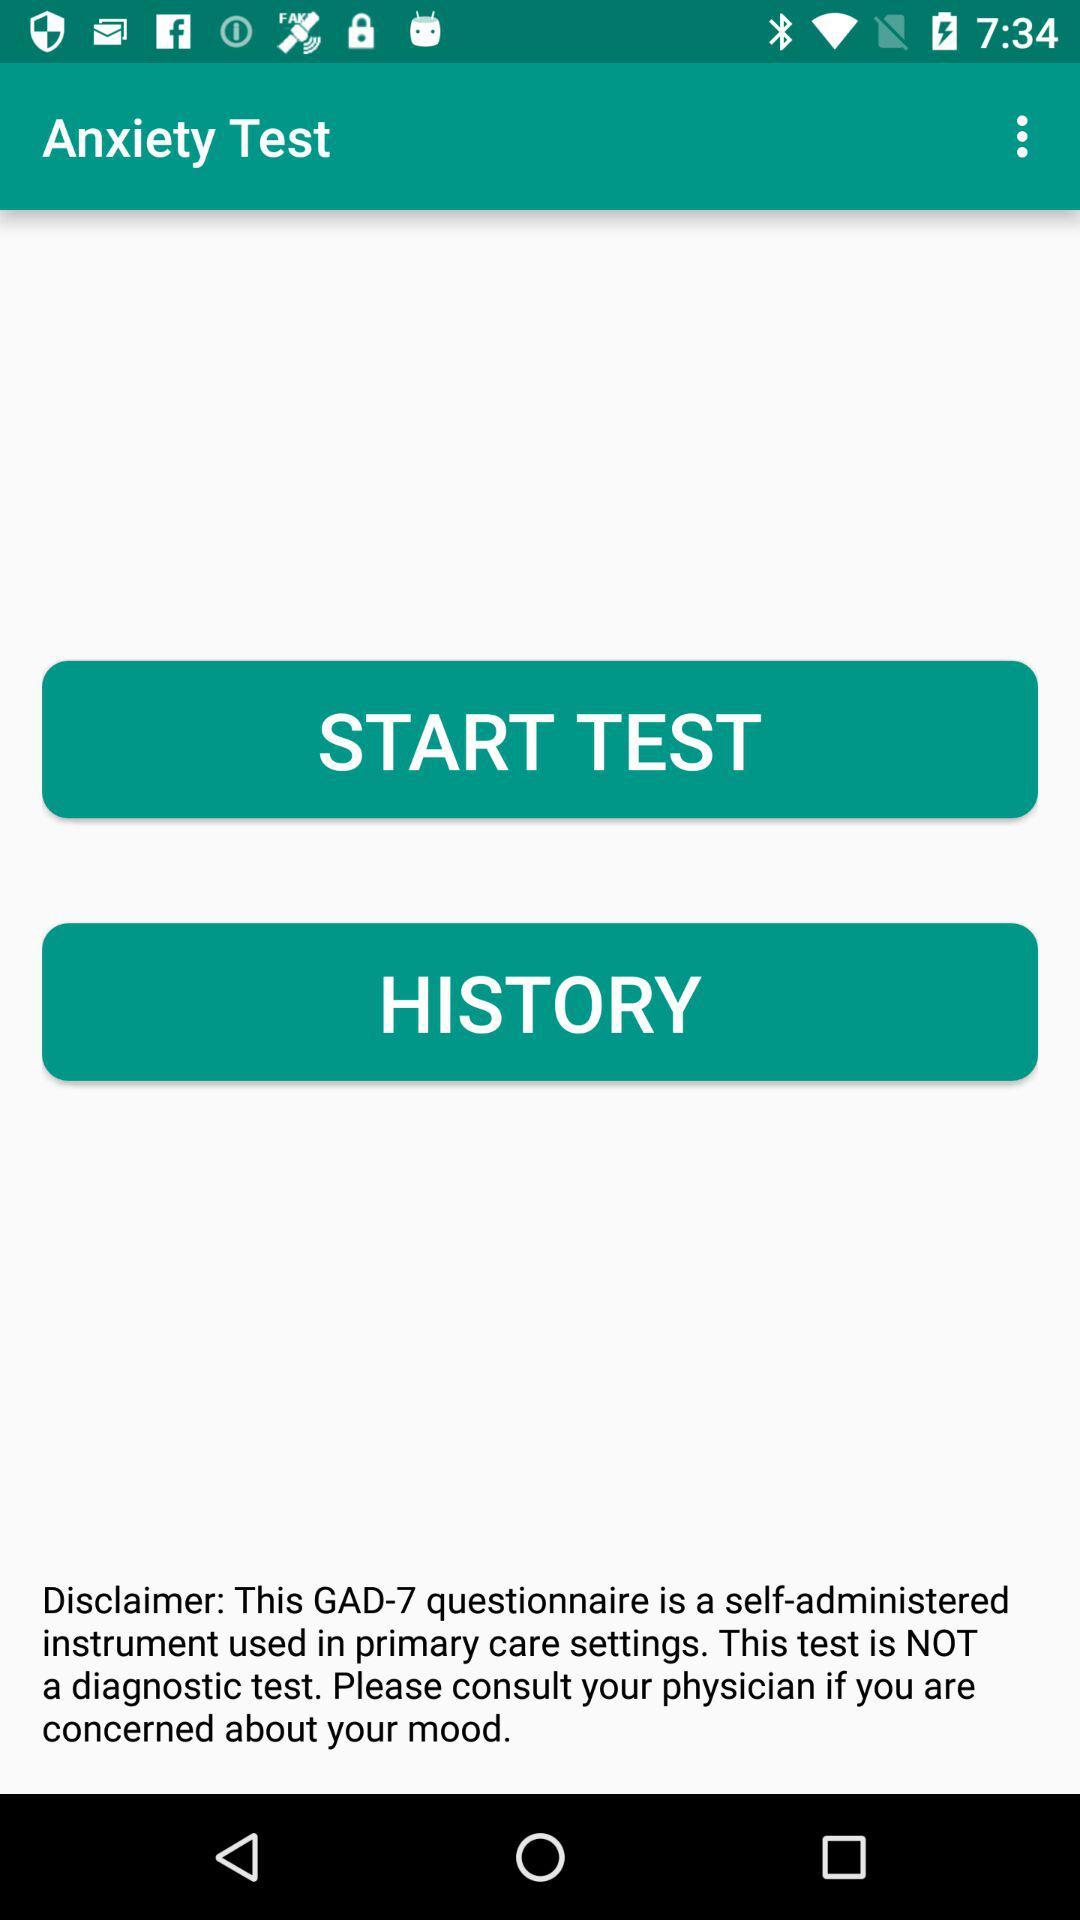 The height and width of the screenshot is (1920, 1080). Describe the element at coordinates (1027, 135) in the screenshot. I see `the item next to the anxiety test item` at that location.